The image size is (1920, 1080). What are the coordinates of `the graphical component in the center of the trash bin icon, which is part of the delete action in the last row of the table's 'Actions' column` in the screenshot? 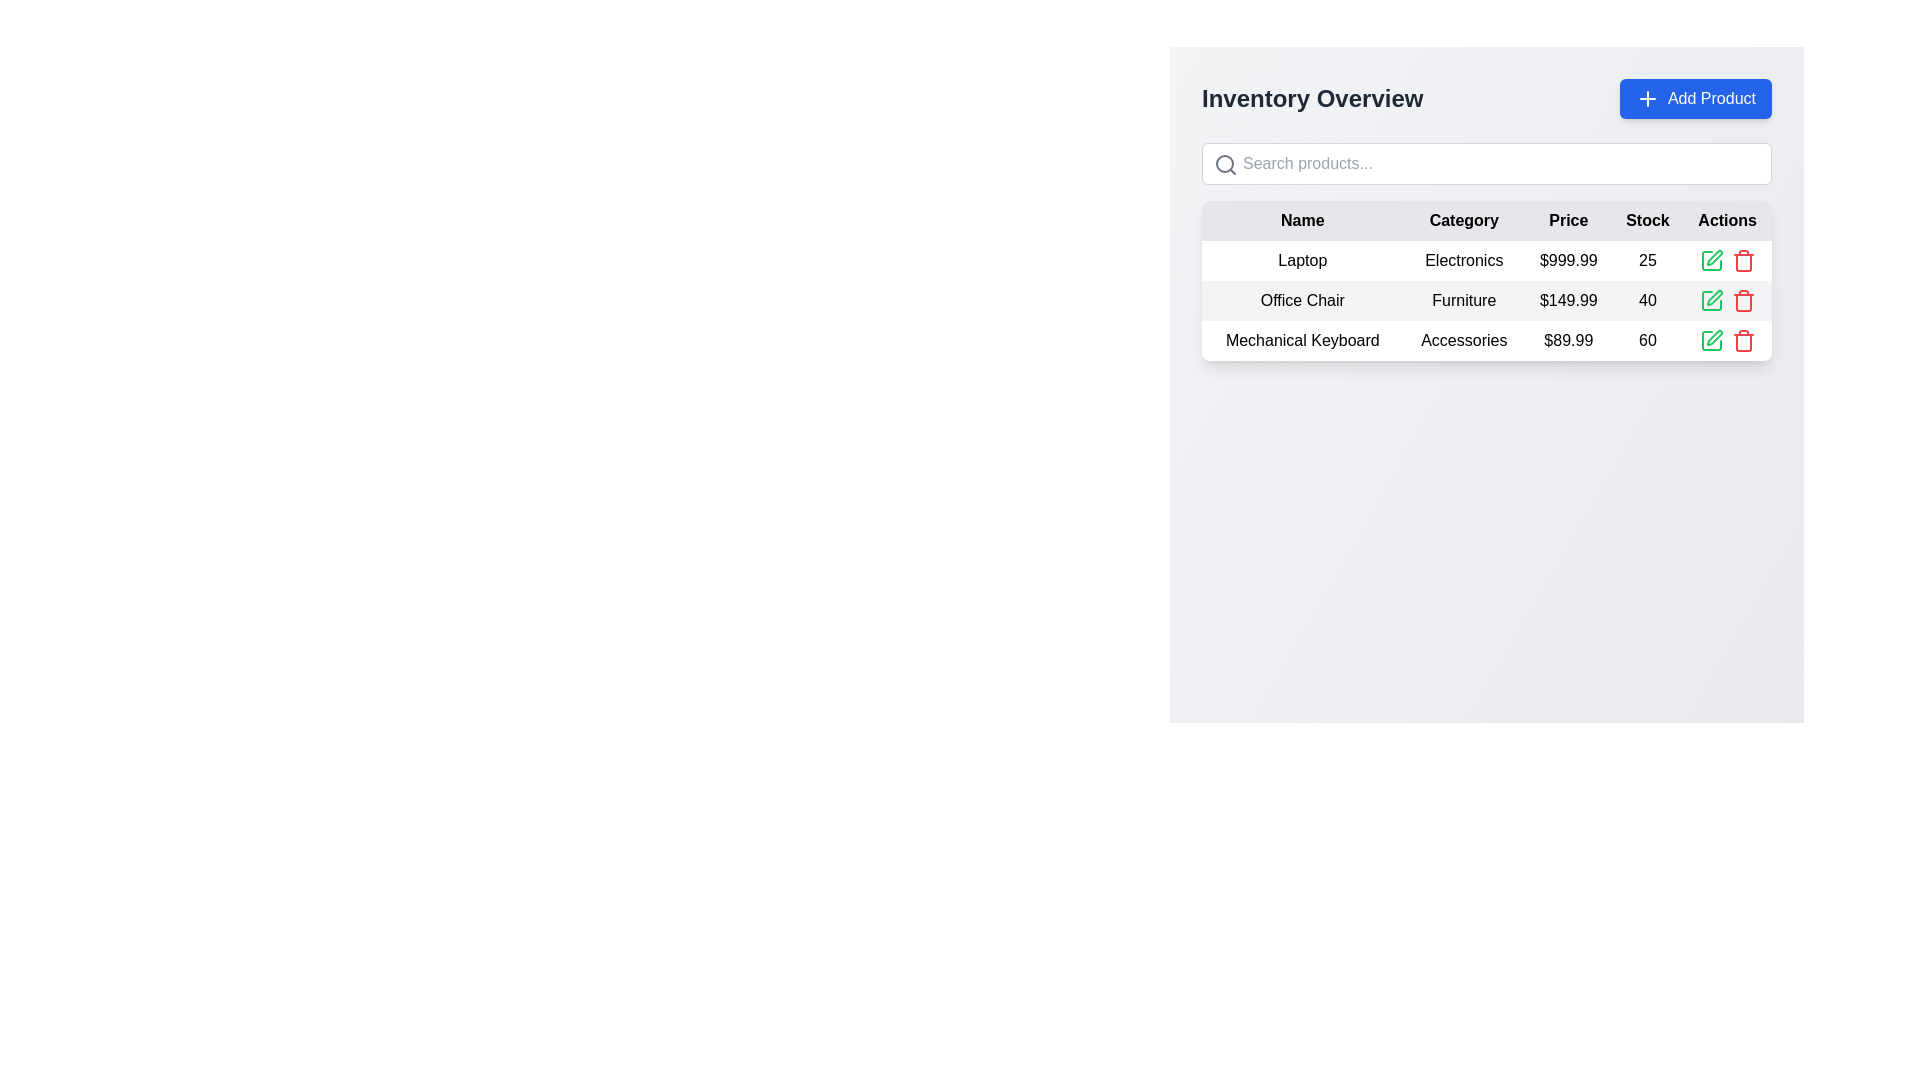 It's located at (1742, 261).